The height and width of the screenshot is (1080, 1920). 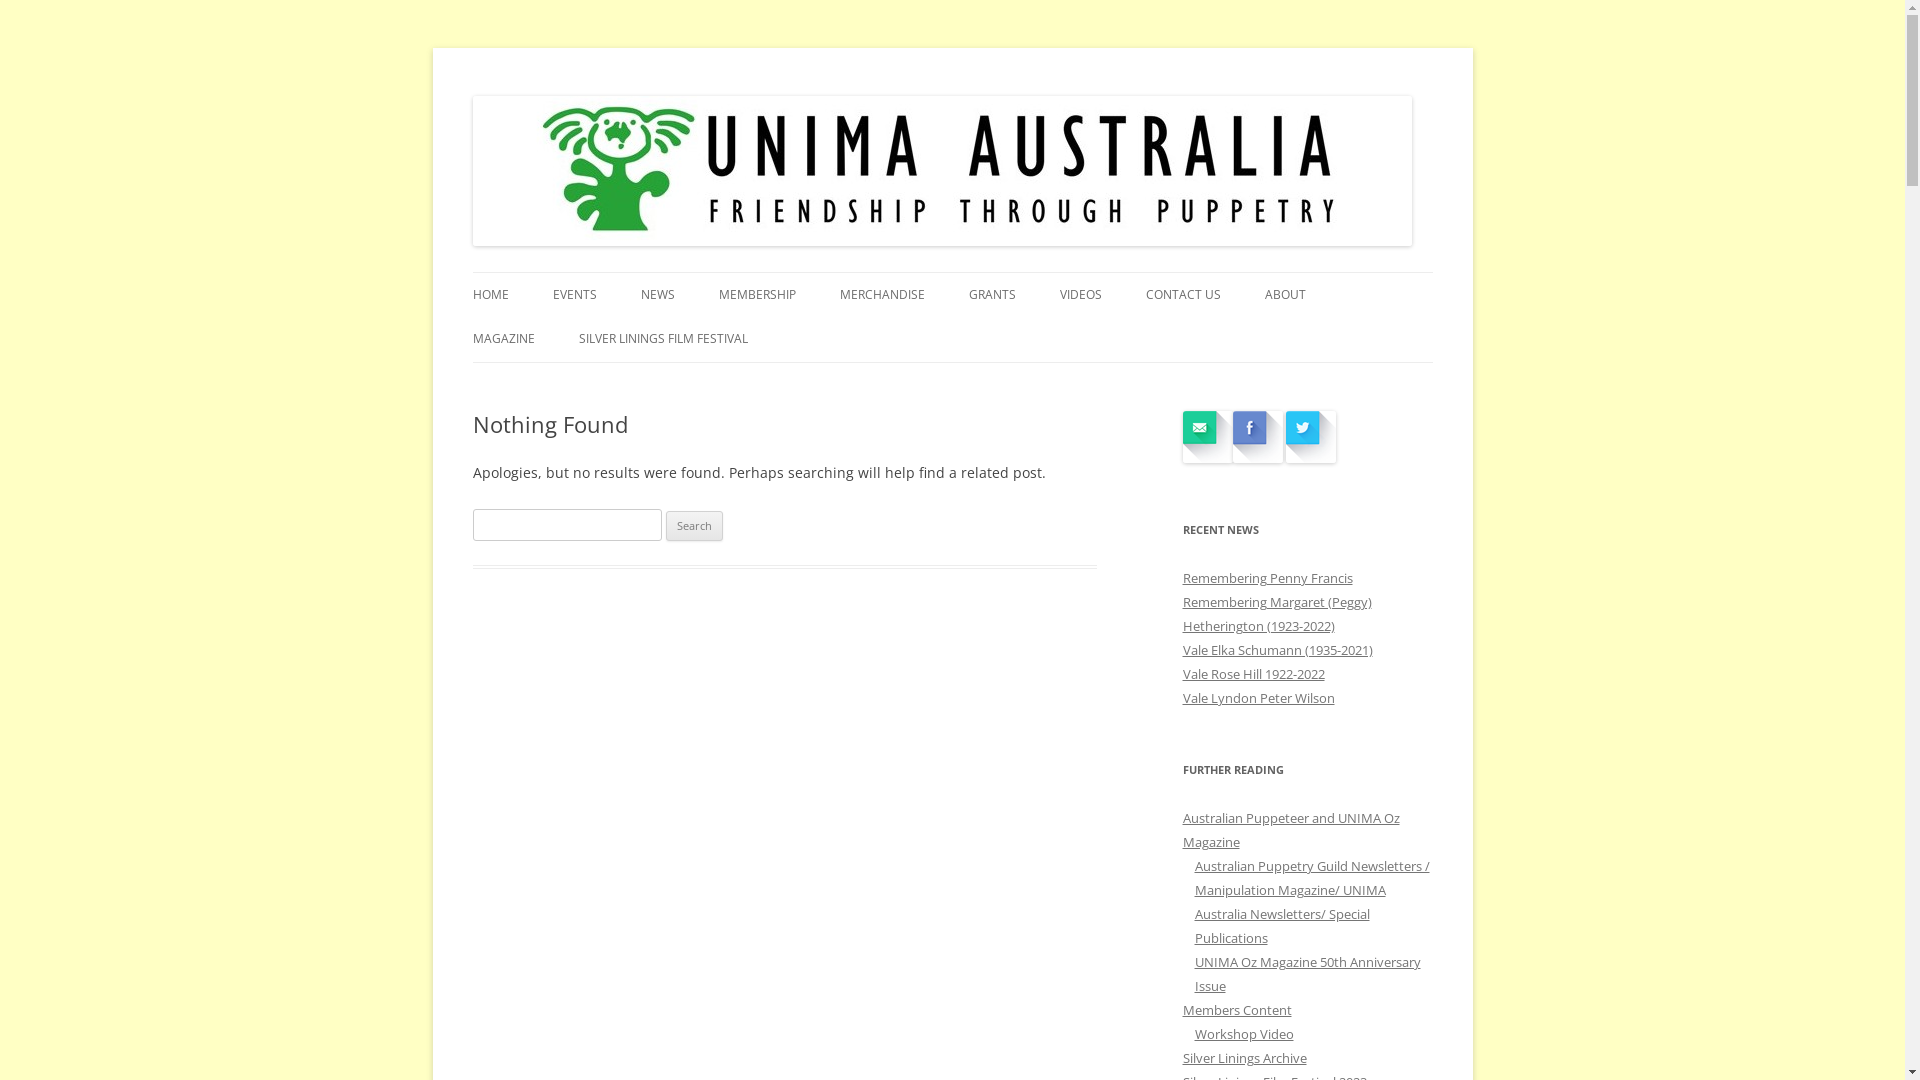 I want to click on 'Vale Elka Schumann (1935-2021)', so click(x=1275, y=650).